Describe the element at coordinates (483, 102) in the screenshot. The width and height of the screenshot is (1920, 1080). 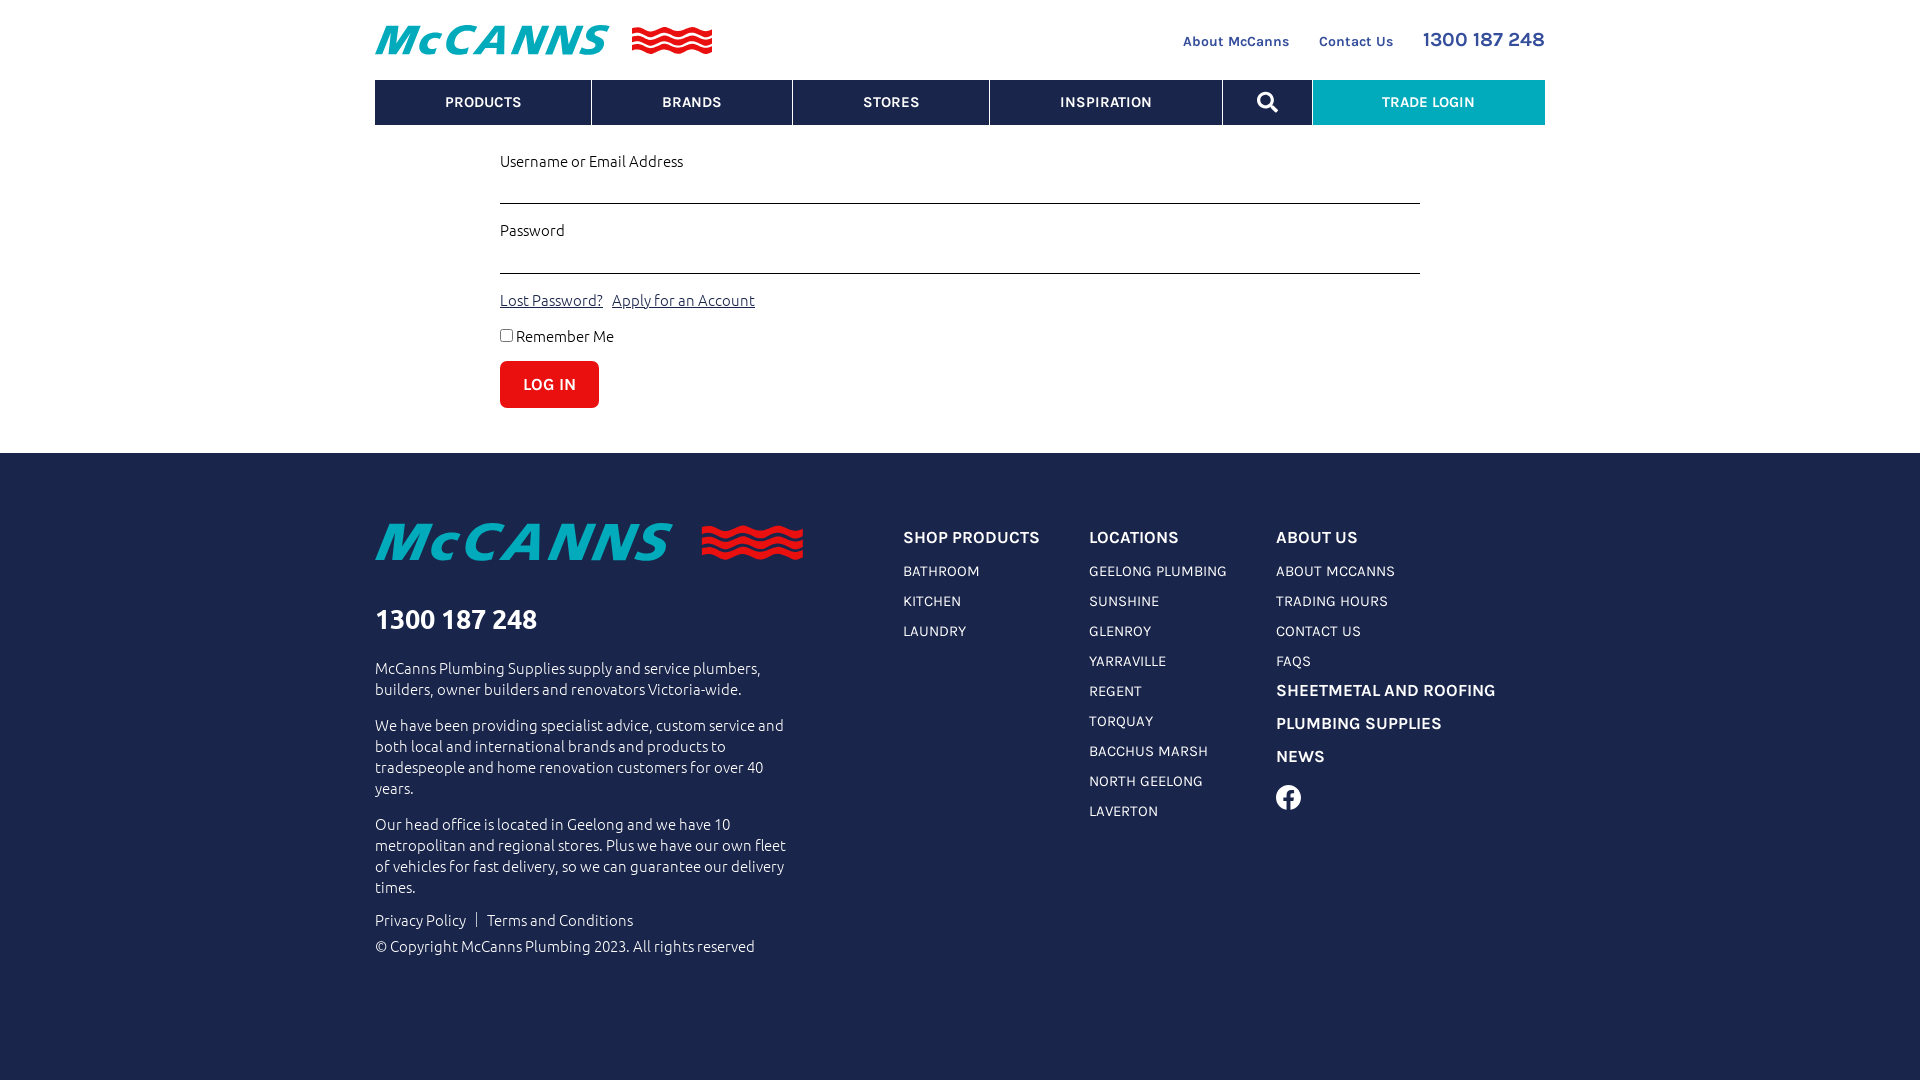
I see `'PRODUCTS'` at that location.